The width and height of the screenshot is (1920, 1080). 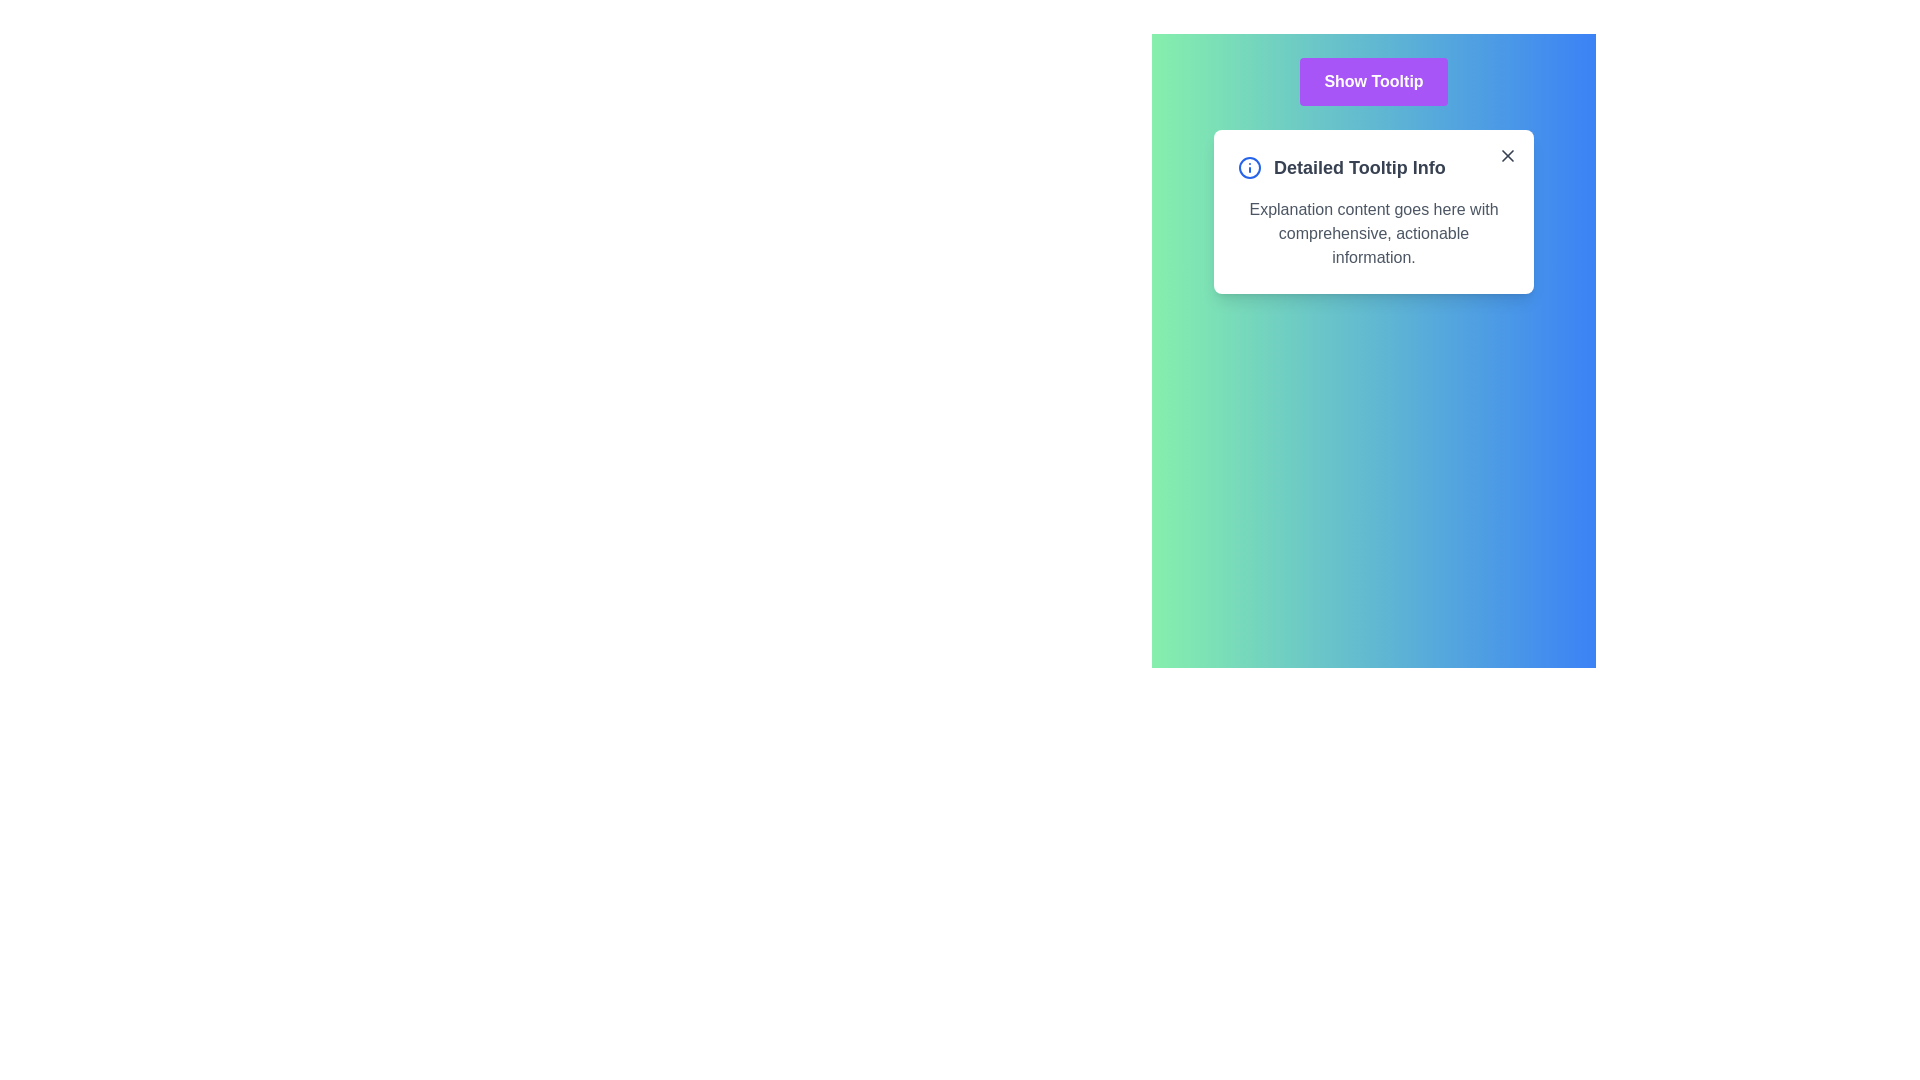 I want to click on the Close Button located in the top-right corner of the 'Detailed Tooltip Info' tooltip to change its color, so click(x=1507, y=154).